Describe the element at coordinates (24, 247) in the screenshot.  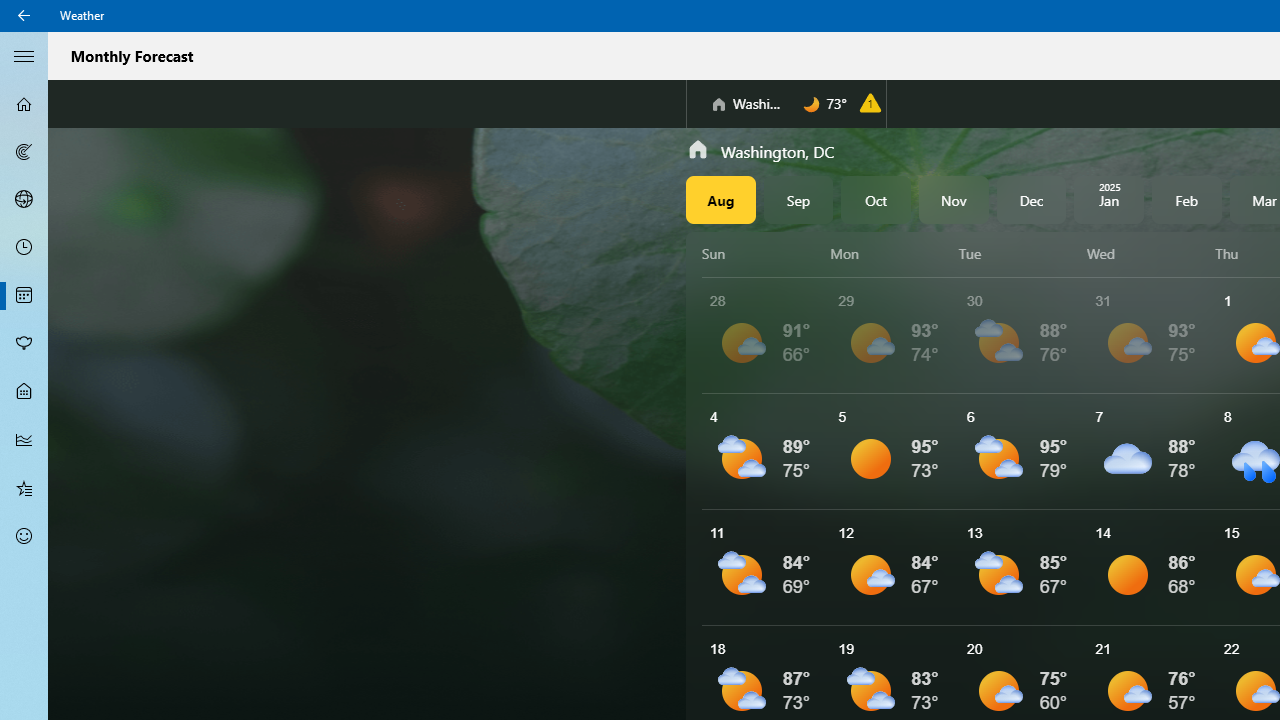
I see `'Hourly Forecast - Not Selected'` at that location.